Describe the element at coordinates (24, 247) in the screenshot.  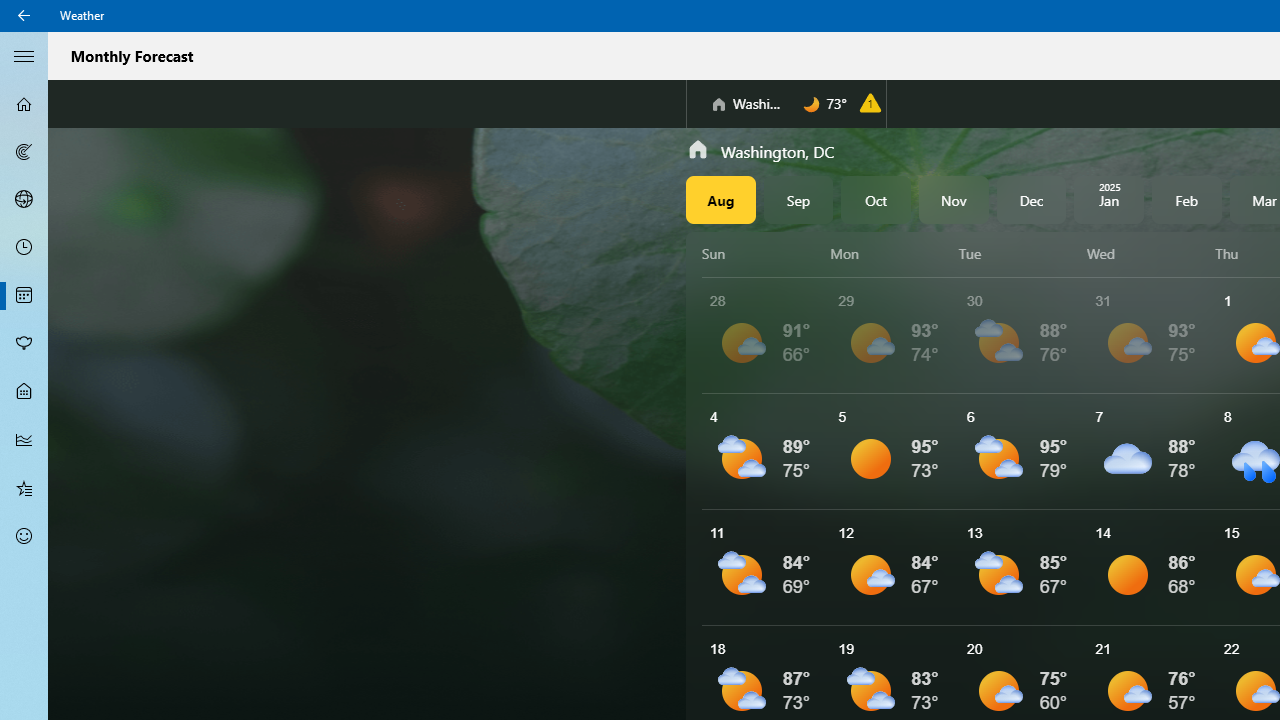
I see `'Hourly Forecast - Not Selected'` at that location.